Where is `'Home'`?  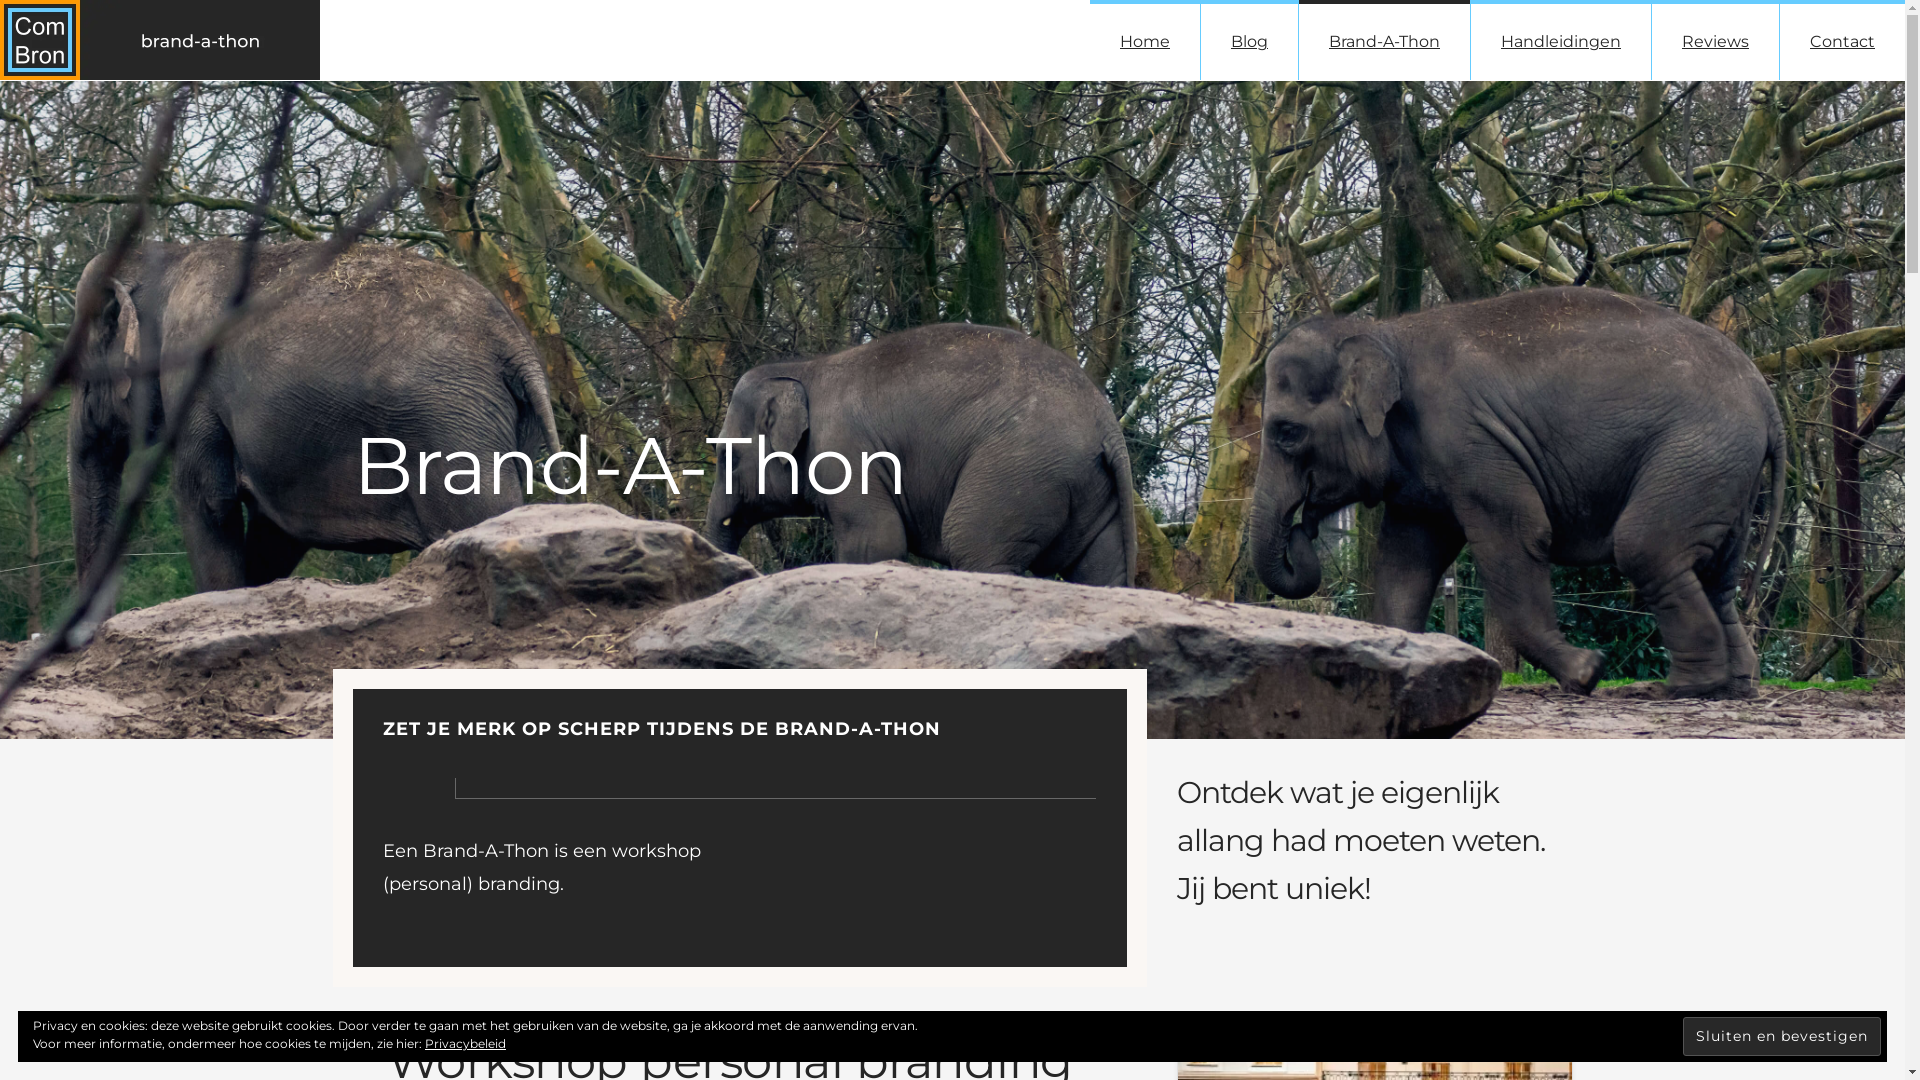 'Home' is located at coordinates (1145, 39).